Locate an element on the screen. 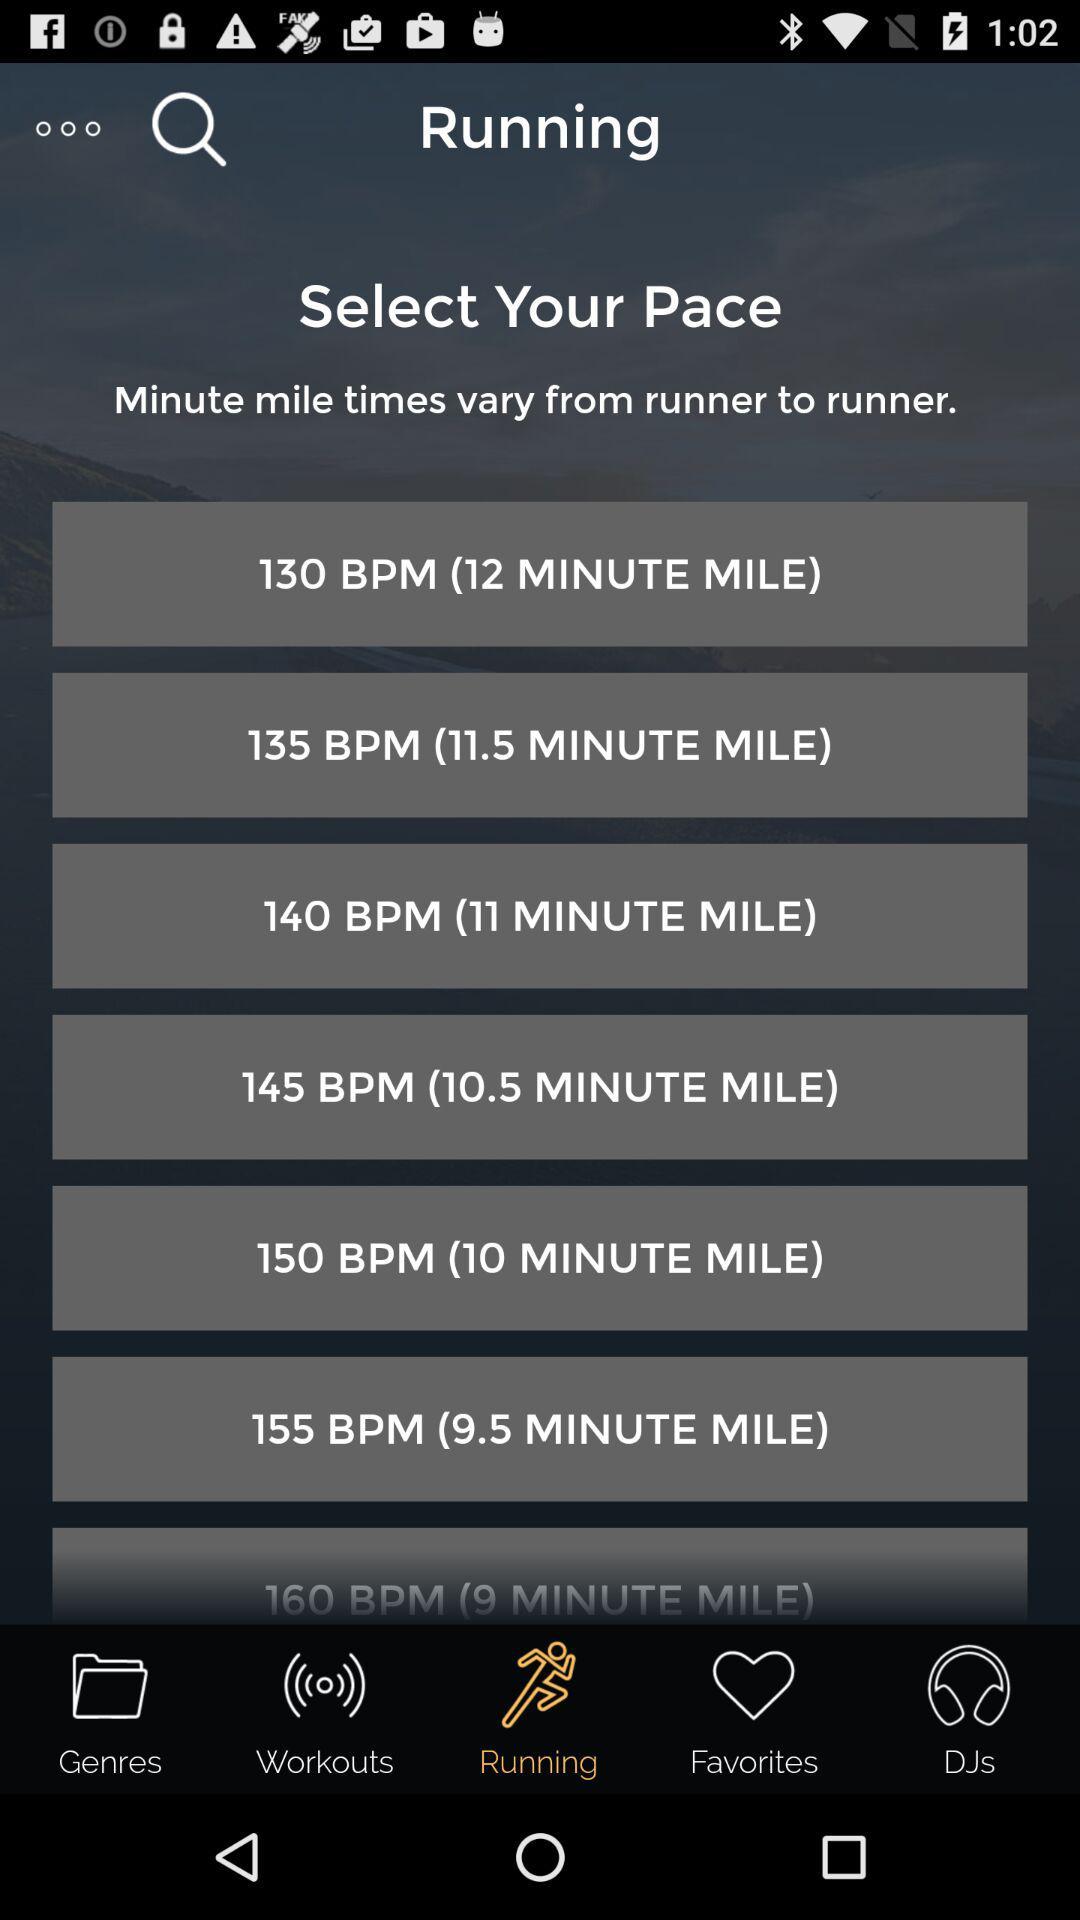 The height and width of the screenshot is (1920, 1080). open search is located at coordinates (188, 127).